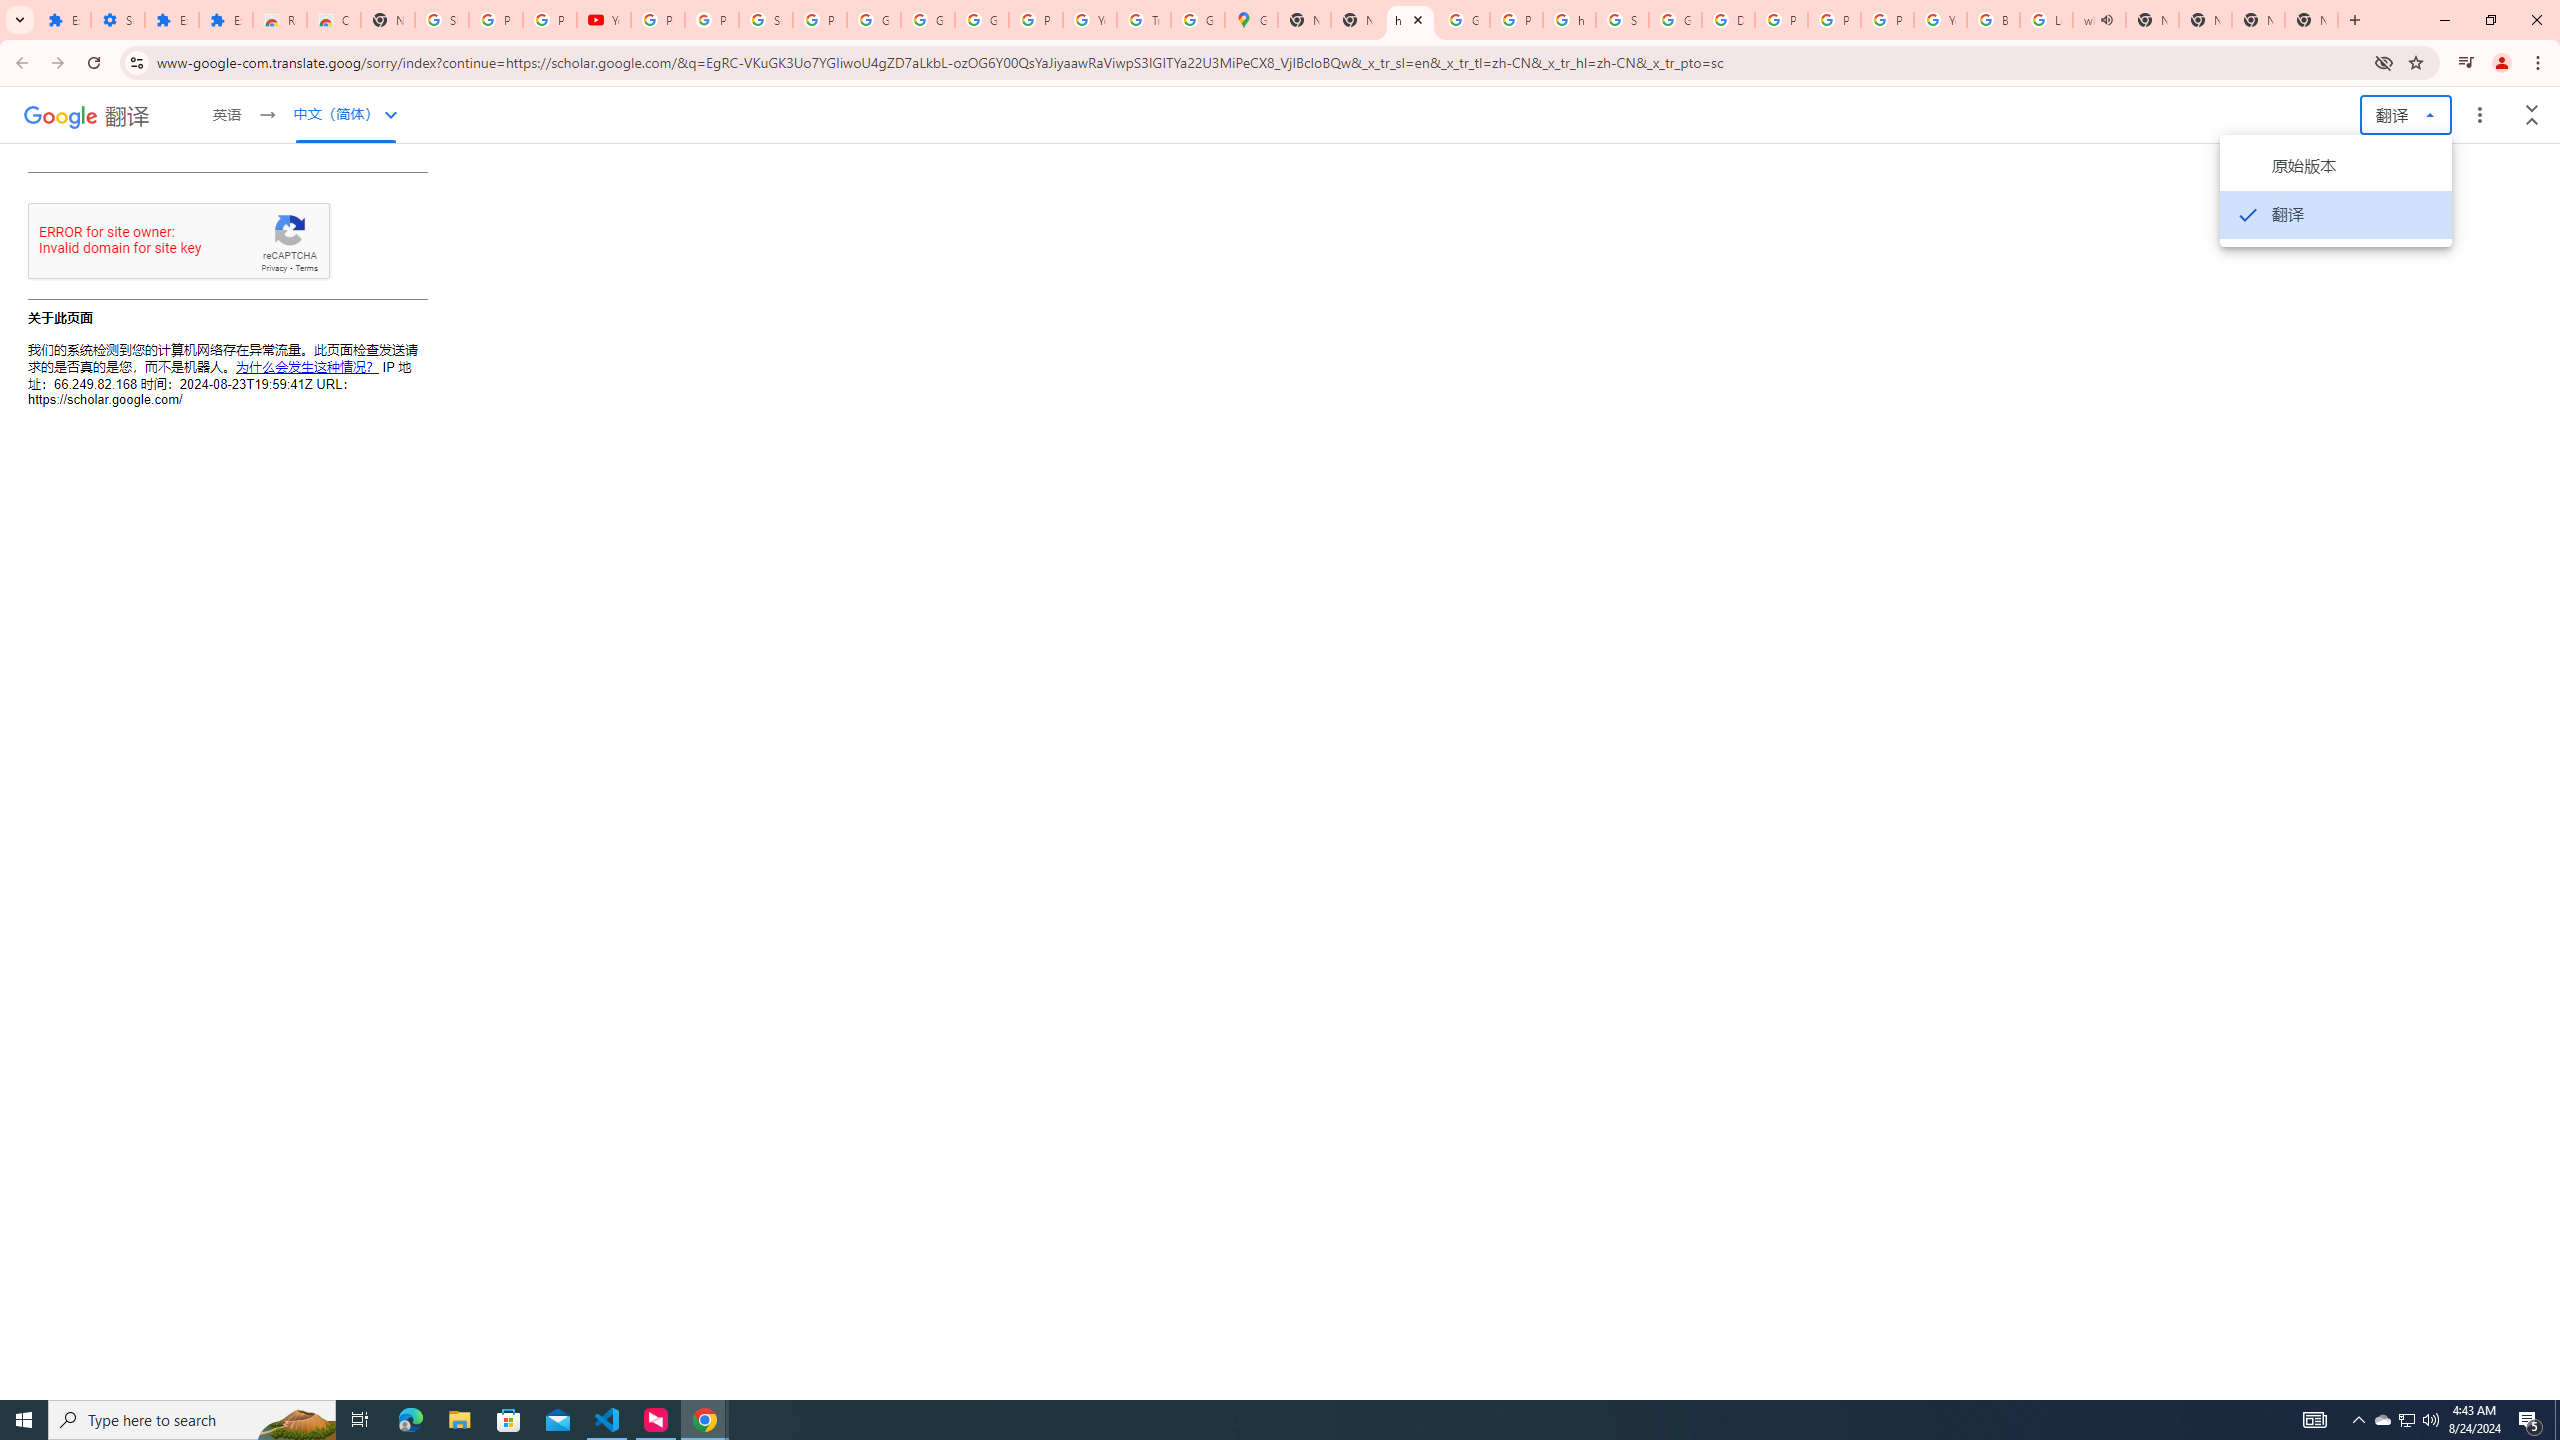 This screenshot has height=1440, width=2560. Describe the element at coordinates (1781, 19) in the screenshot. I see `'Privacy Help Center - Policies Help'` at that location.